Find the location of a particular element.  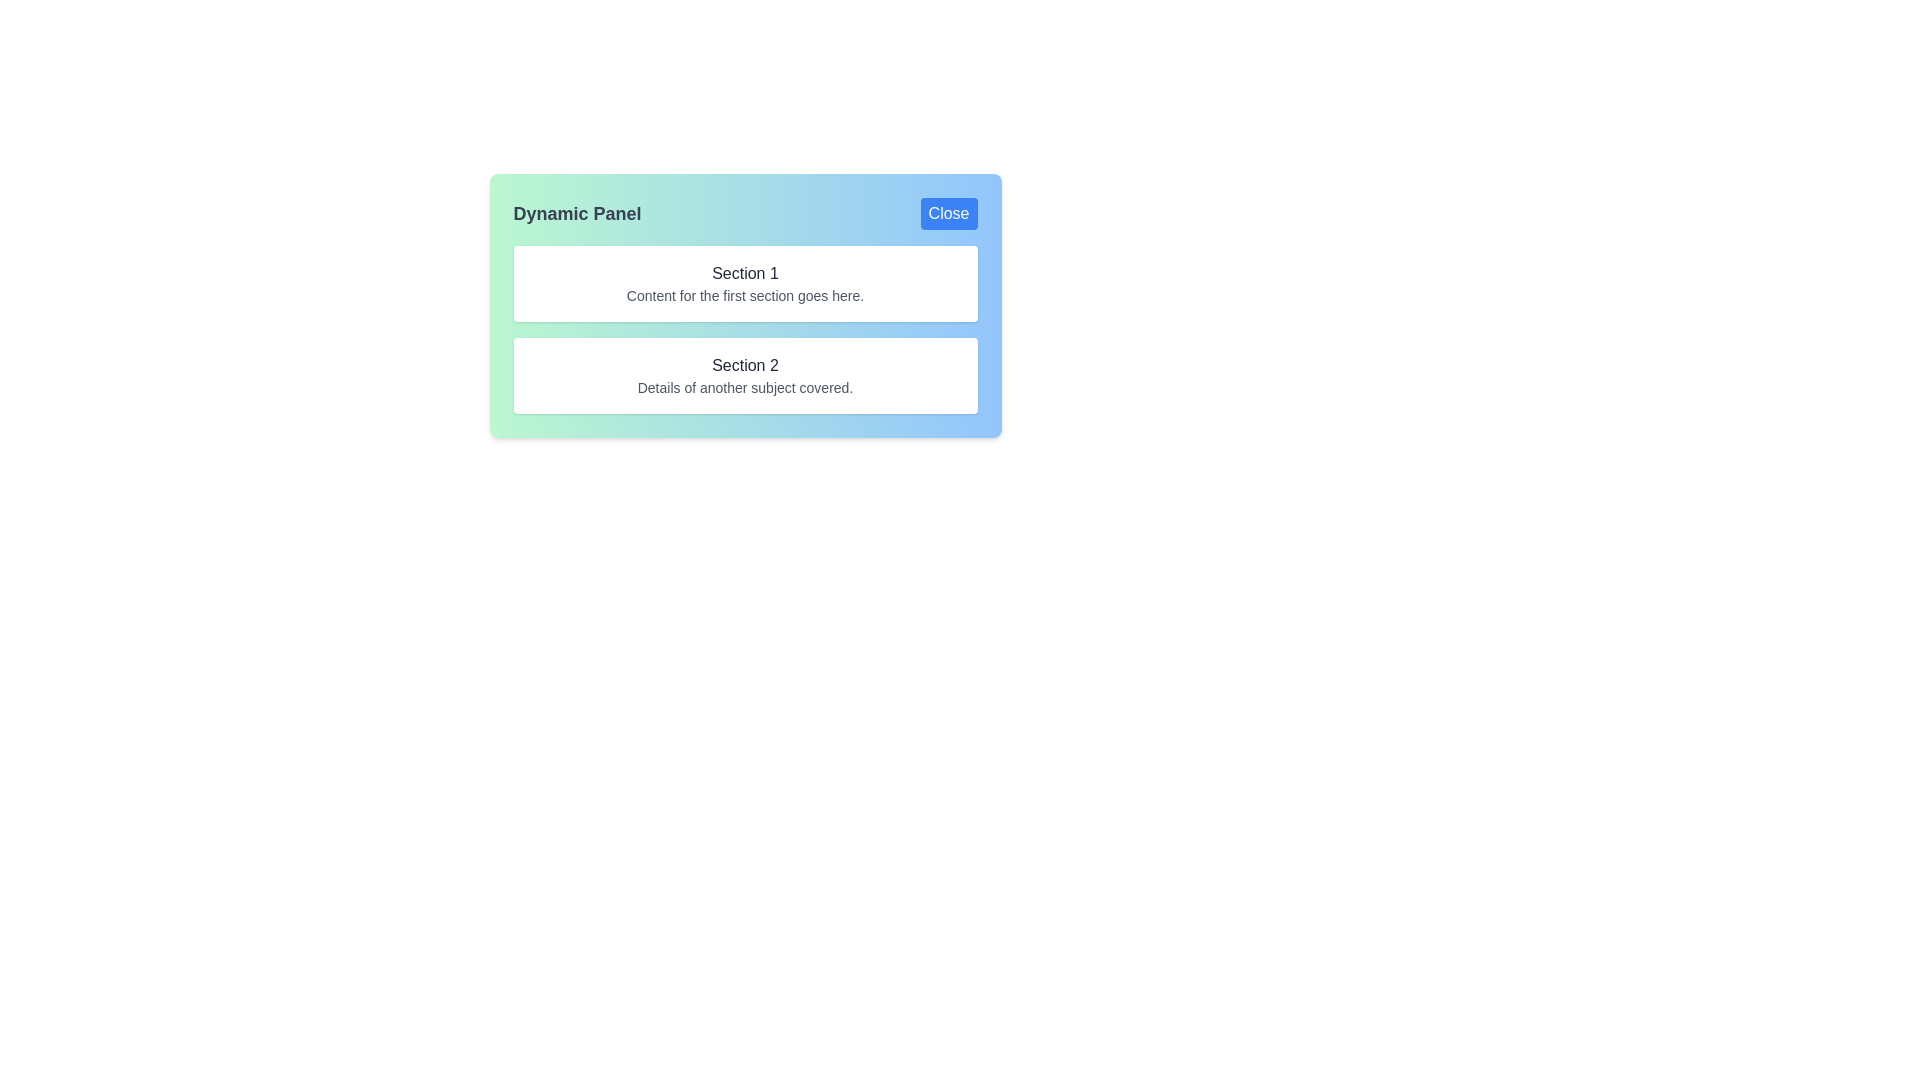

the subsections within the 'Dynamic Panel' which contains the headers 'Section 1' and 'Section 2' is located at coordinates (744, 305).